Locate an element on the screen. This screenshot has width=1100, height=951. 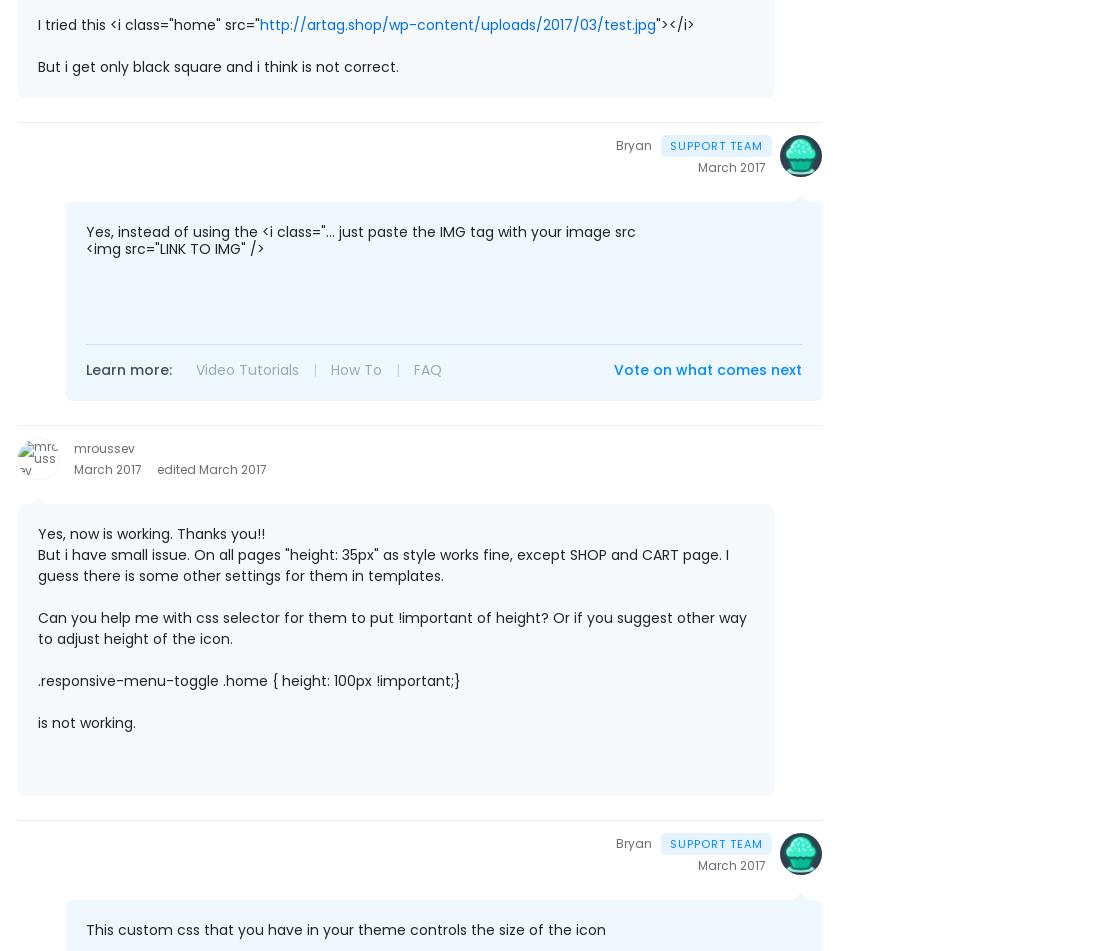
'But i have small issue. On all pages "height: 35px" as style works fine, except SHOP and CART page. I guess there is some other settings for them in templates.' is located at coordinates (383, 564).